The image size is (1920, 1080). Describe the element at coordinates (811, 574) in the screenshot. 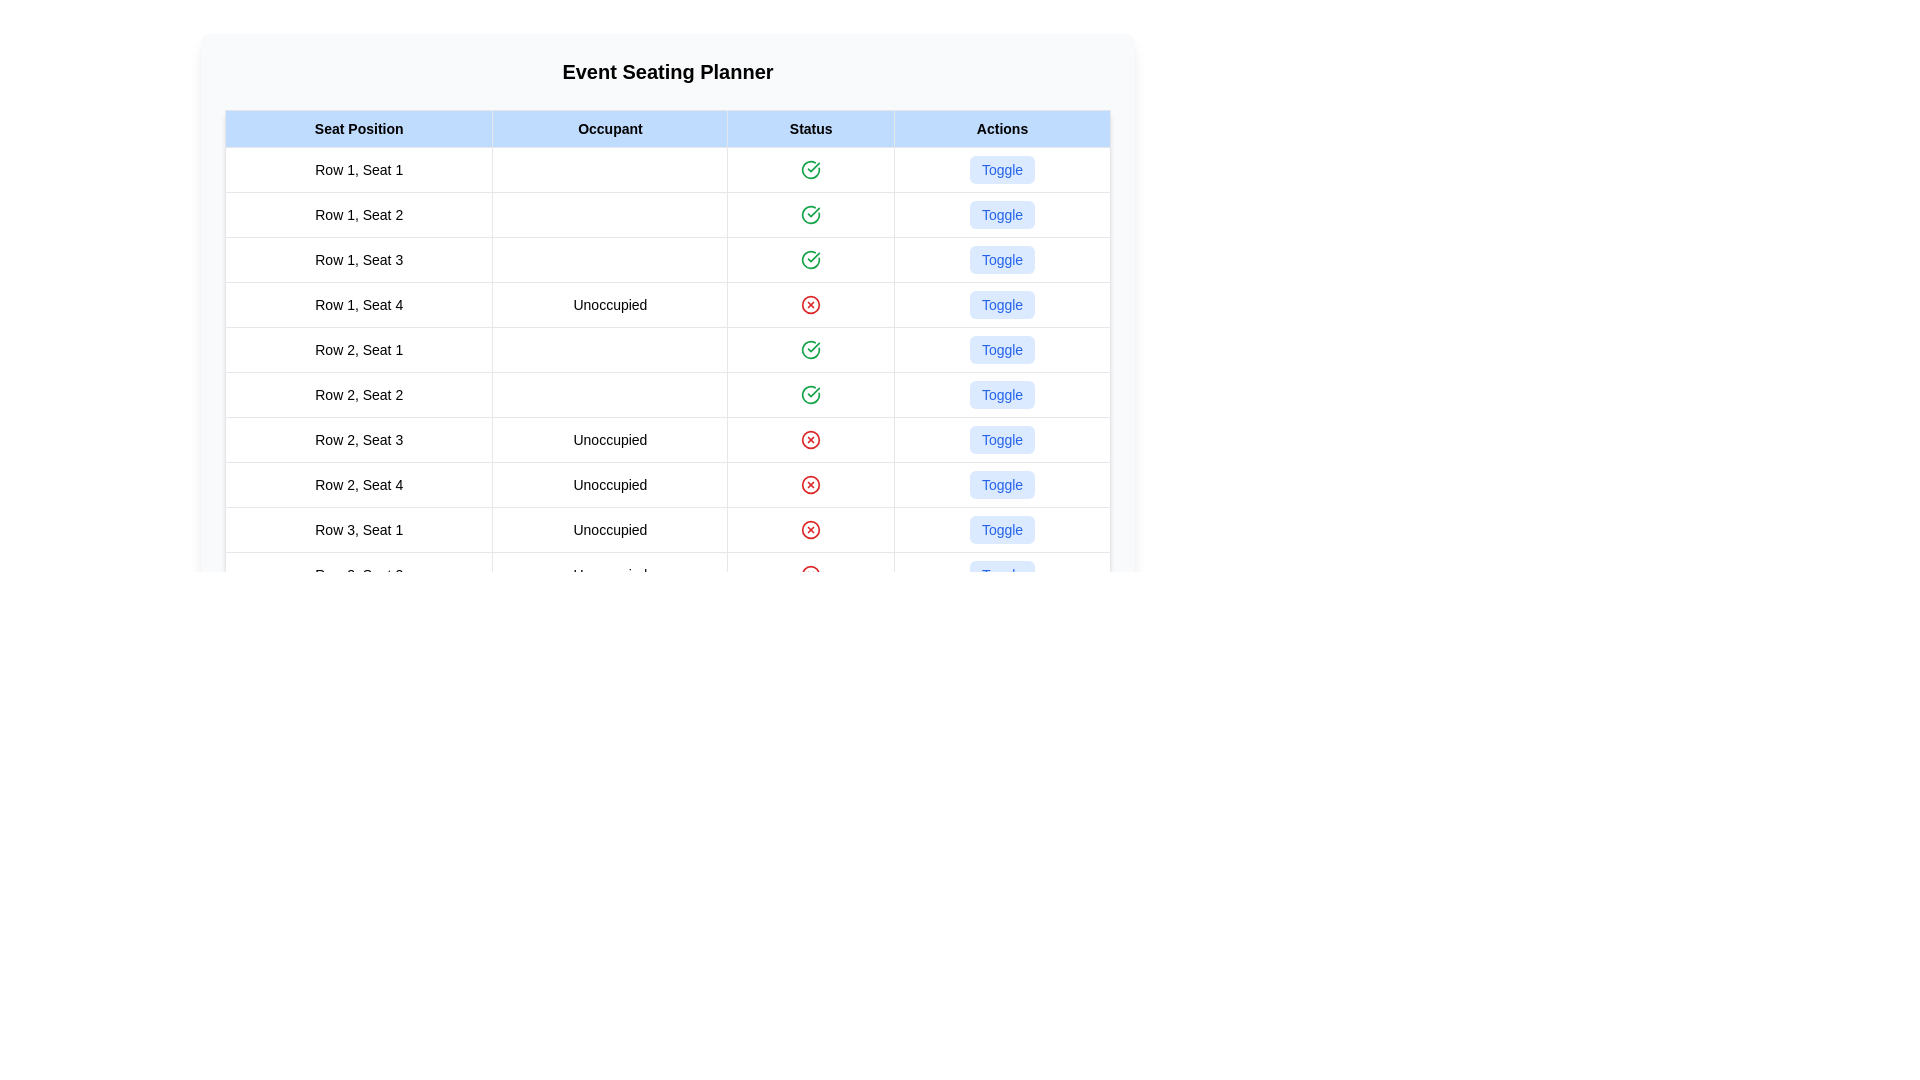

I see `the circular graphical shape within the SVG icon that indicates a control or status, located in the 'Status' column under 'Row 2, Seat 3', adjacent to 'Unoccupied'` at that location.